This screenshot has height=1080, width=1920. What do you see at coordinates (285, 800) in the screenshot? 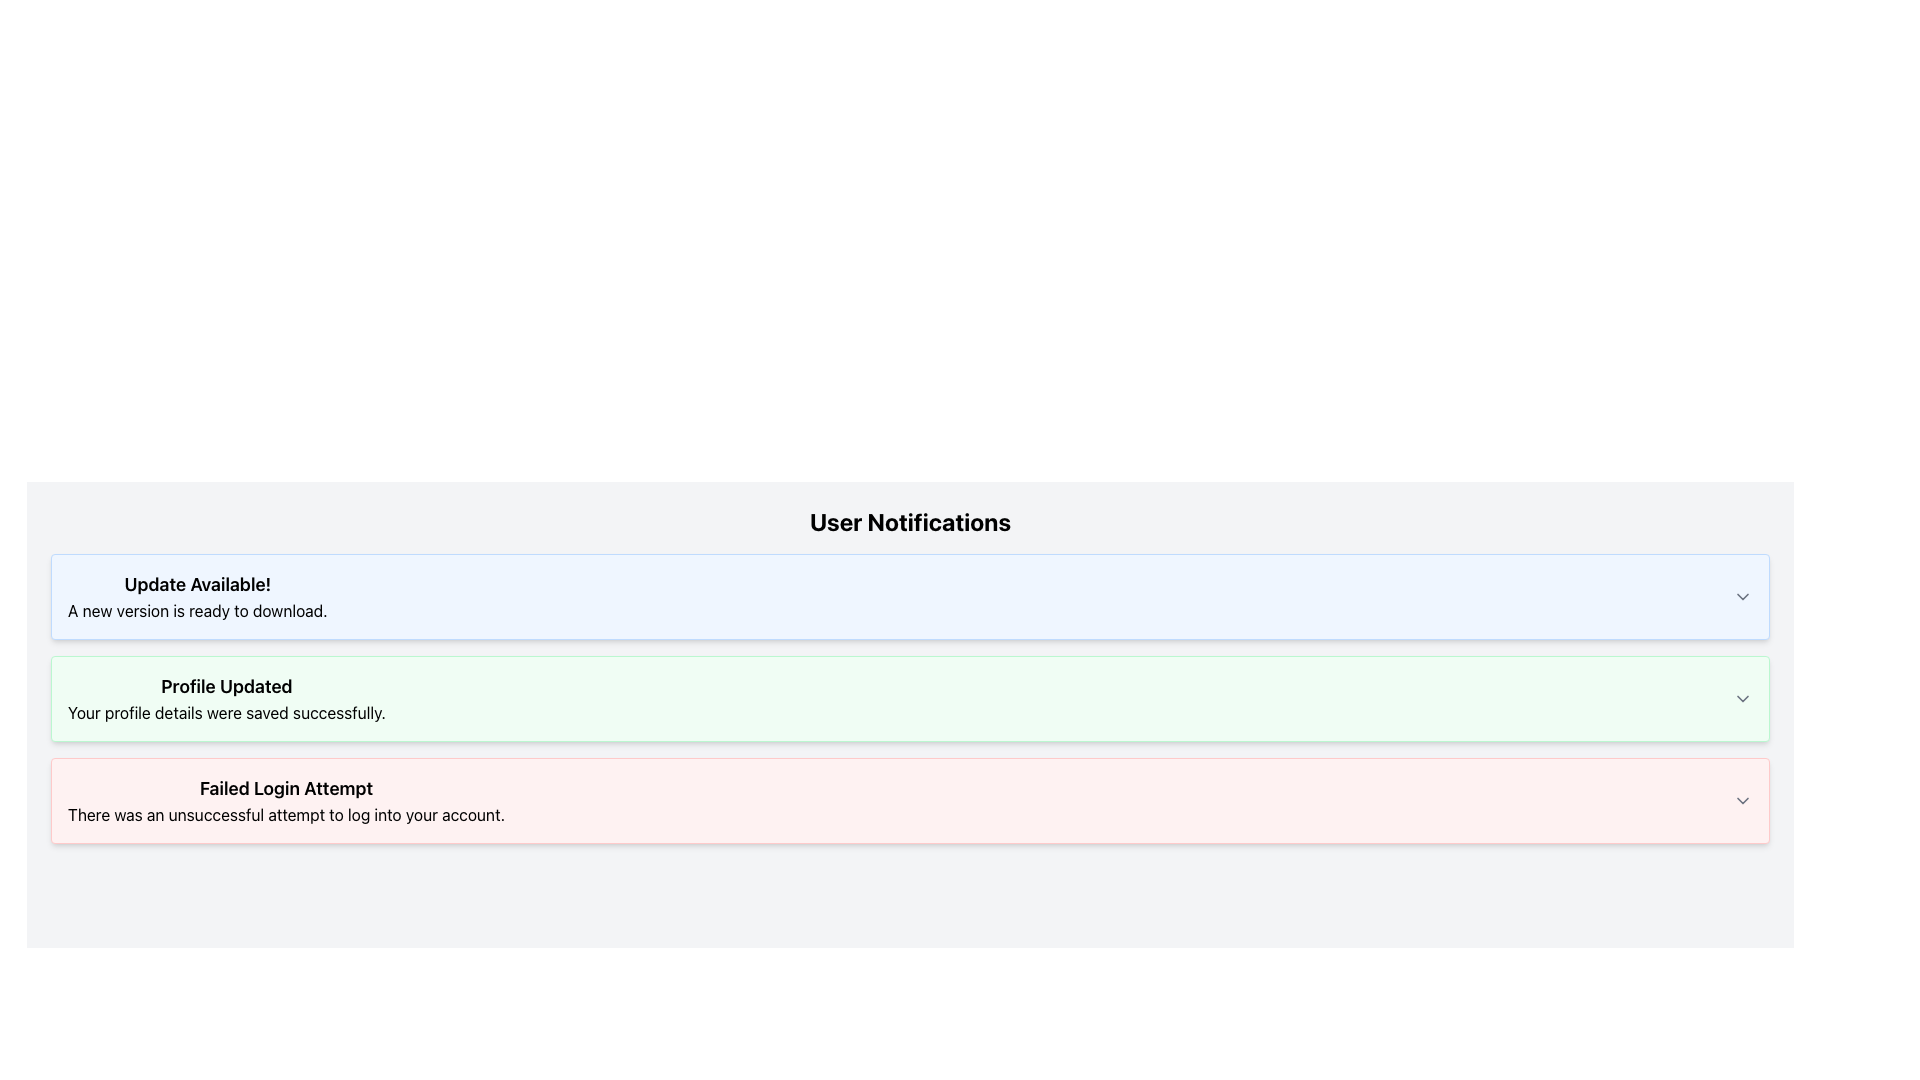
I see `the Static Notification Message that informs the user about a failed login activity, located at the bottom of the notification list` at bounding box center [285, 800].